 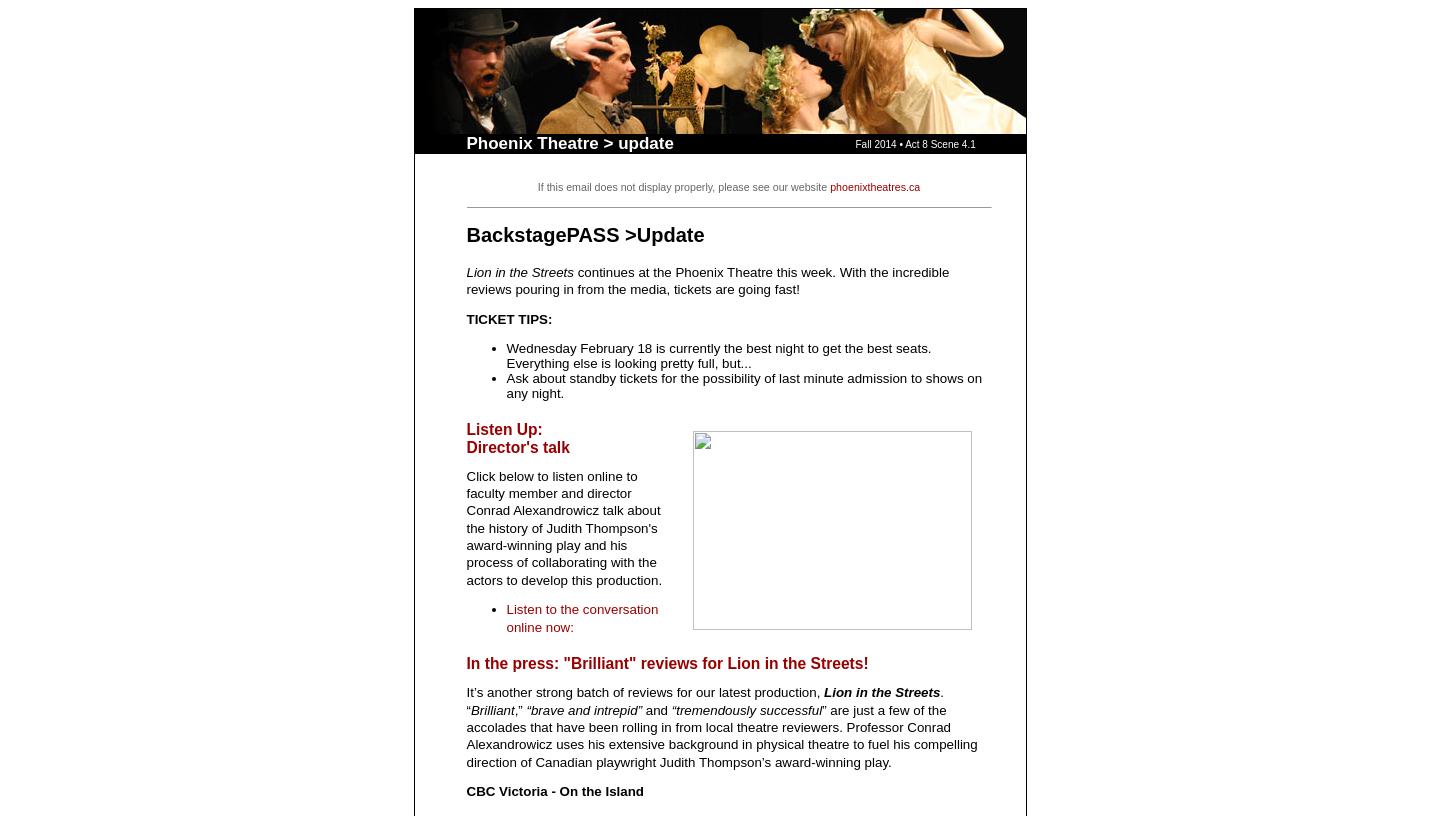 I want to click on 'Listen to the conversation online now:', so click(x=582, y=617).